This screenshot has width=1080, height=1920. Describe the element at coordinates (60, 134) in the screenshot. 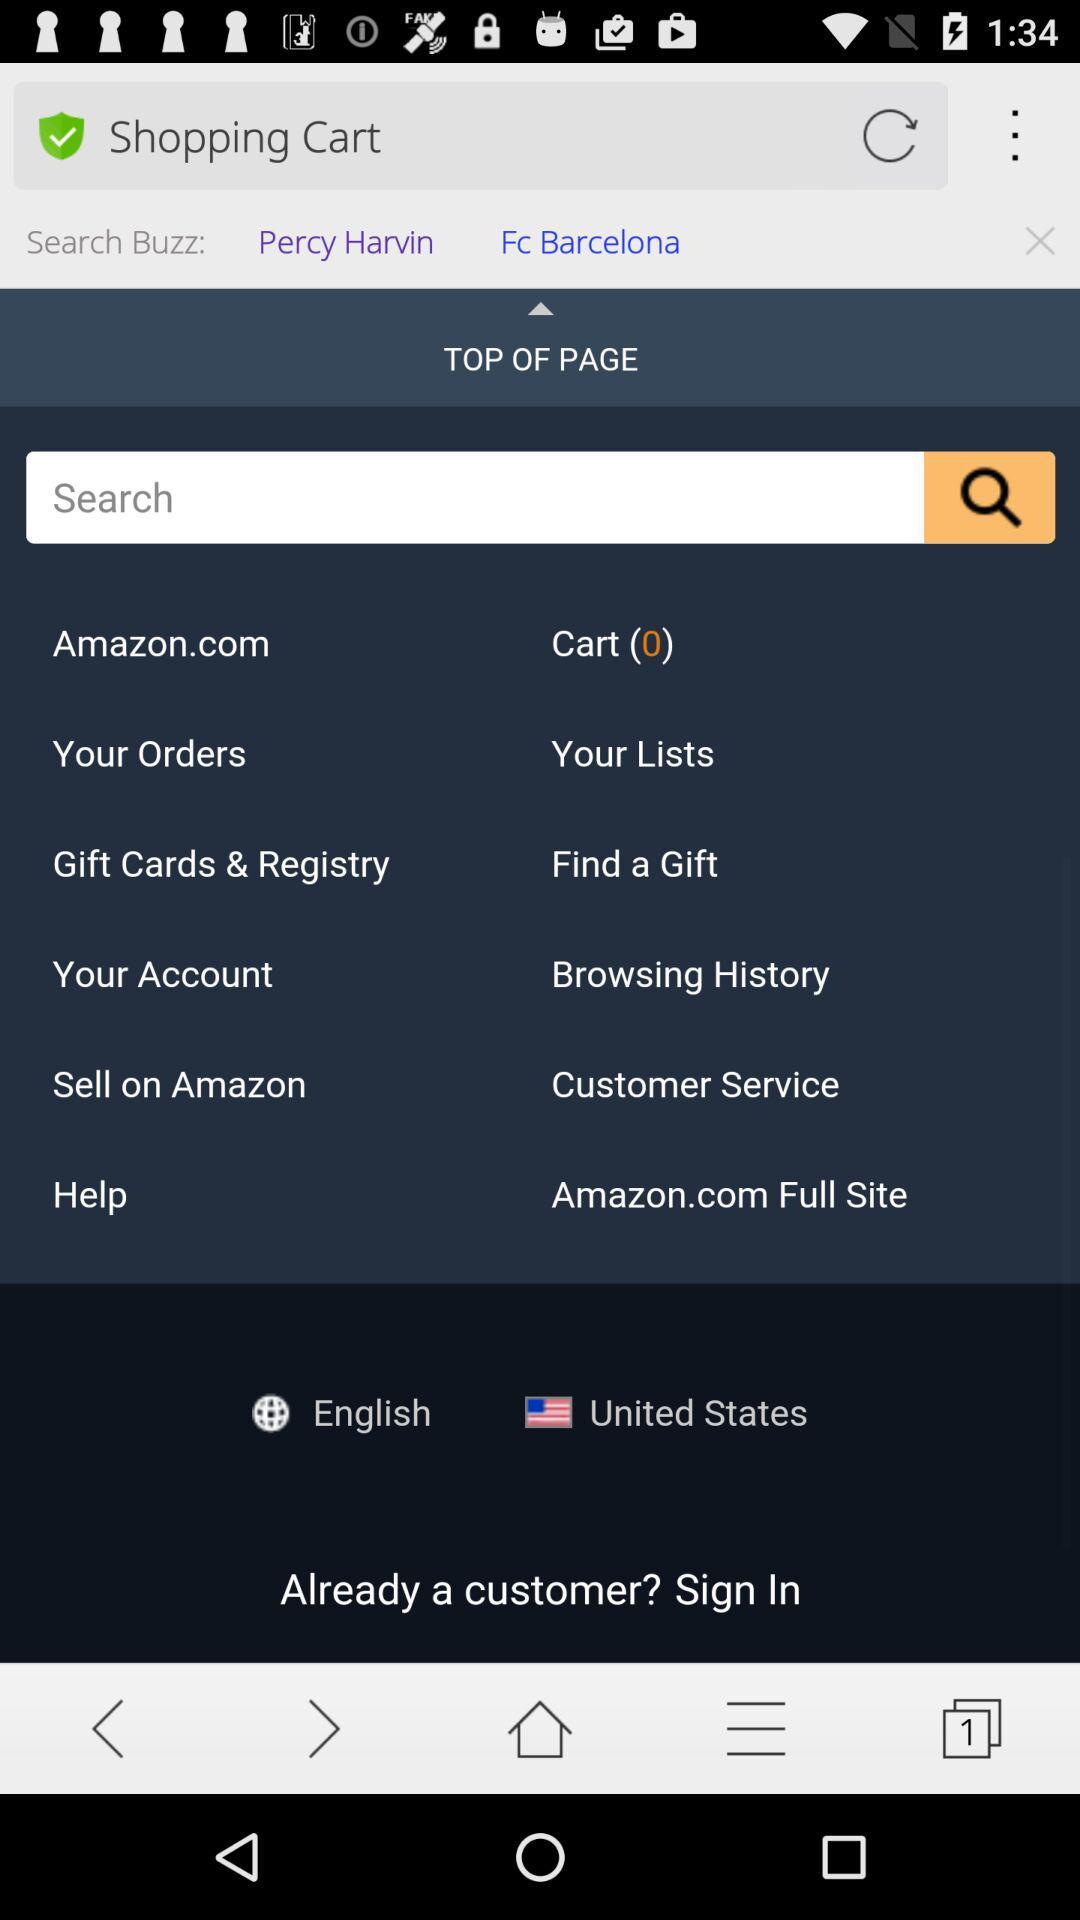

I see `change the preference search option` at that location.